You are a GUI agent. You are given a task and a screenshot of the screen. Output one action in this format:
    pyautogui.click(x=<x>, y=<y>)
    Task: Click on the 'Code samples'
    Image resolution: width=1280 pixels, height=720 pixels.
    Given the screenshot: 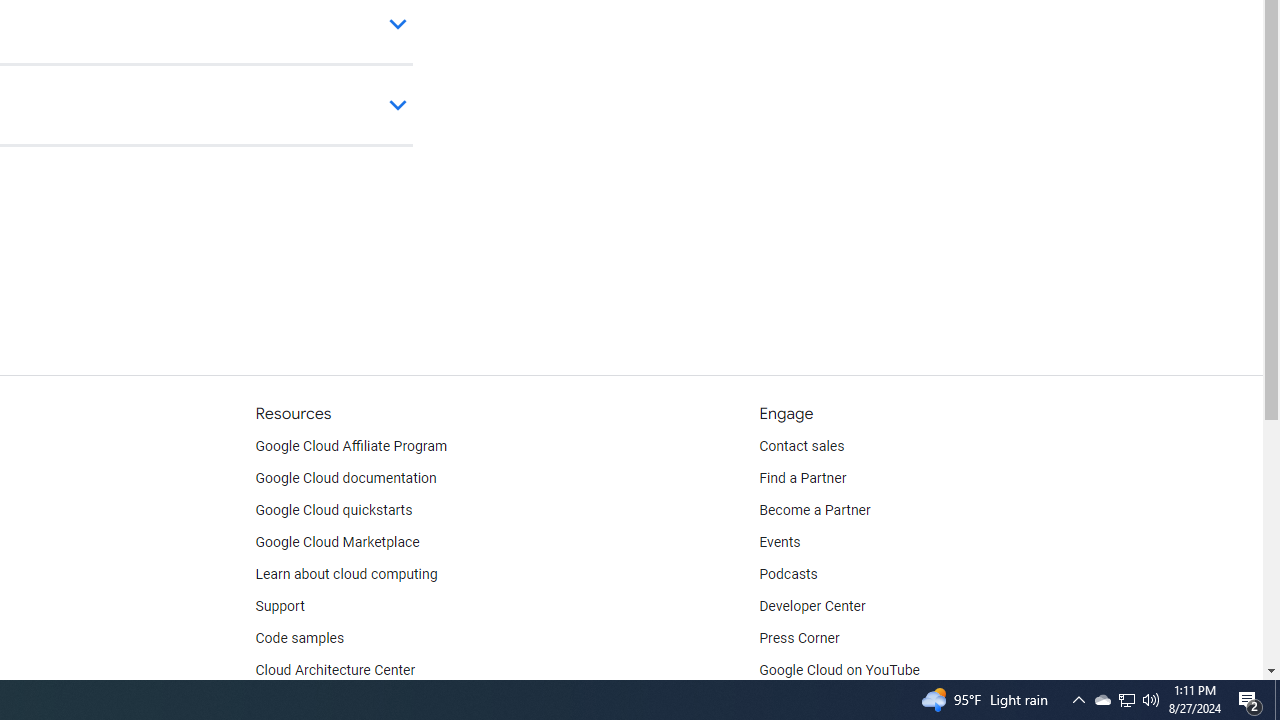 What is the action you would take?
    pyautogui.click(x=299, y=639)
    